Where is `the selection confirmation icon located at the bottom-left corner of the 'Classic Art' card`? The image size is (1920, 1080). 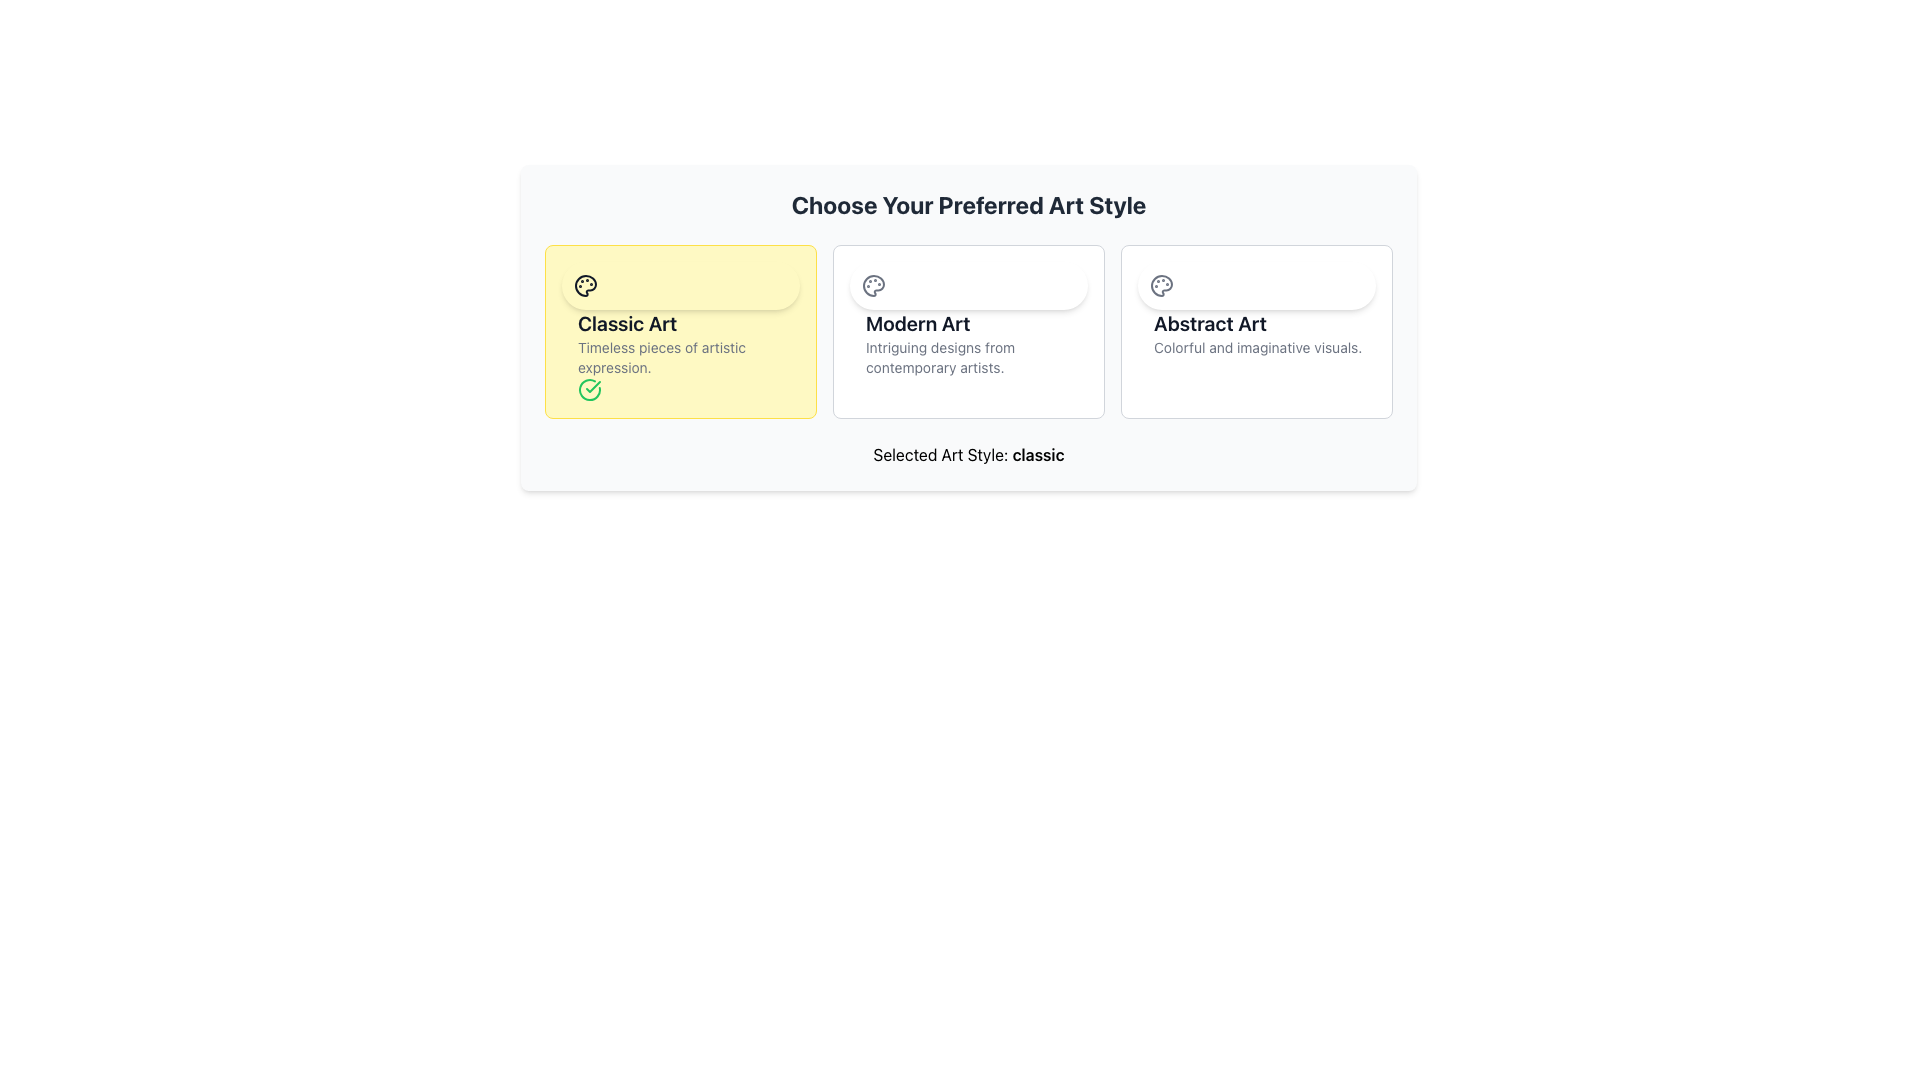 the selection confirmation icon located at the bottom-left corner of the 'Classic Art' card is located at coordinates (589, 389).